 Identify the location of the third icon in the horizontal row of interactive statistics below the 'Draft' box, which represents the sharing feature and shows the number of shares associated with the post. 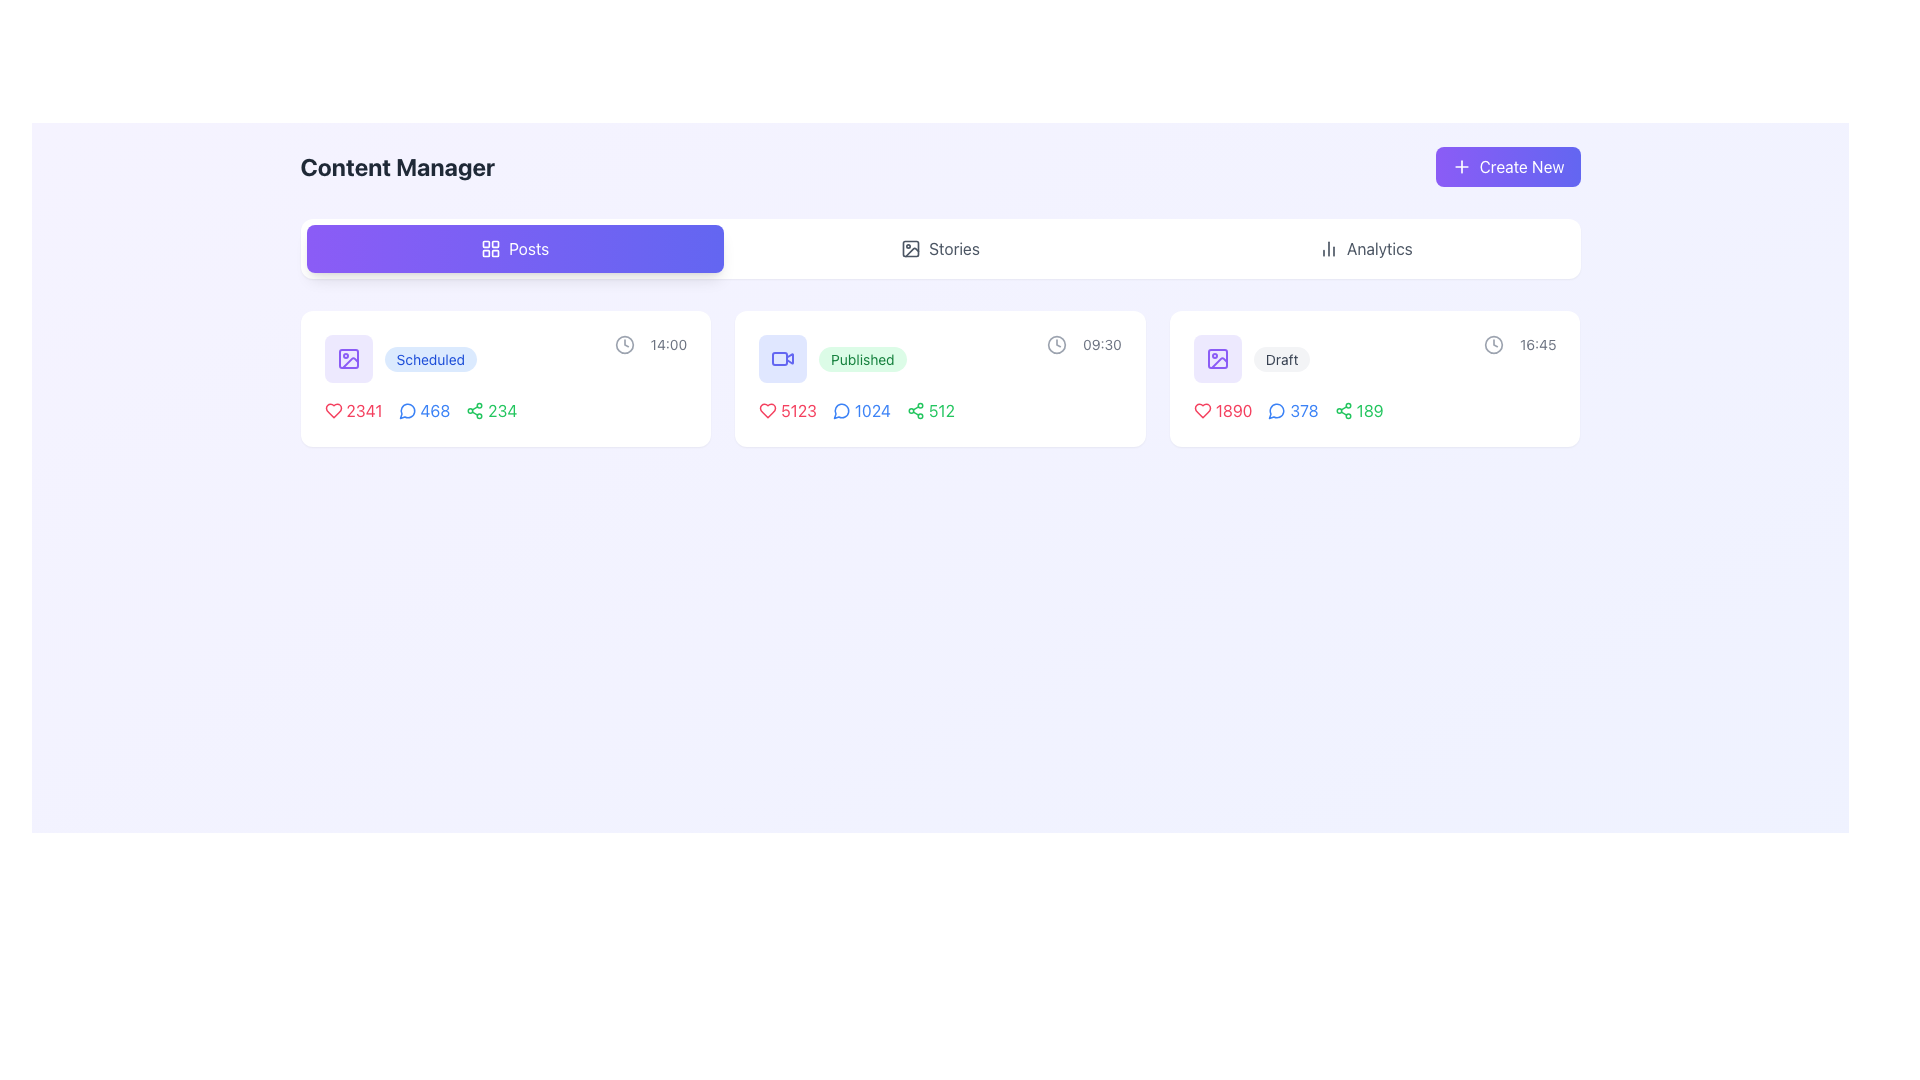
(1374, 410).